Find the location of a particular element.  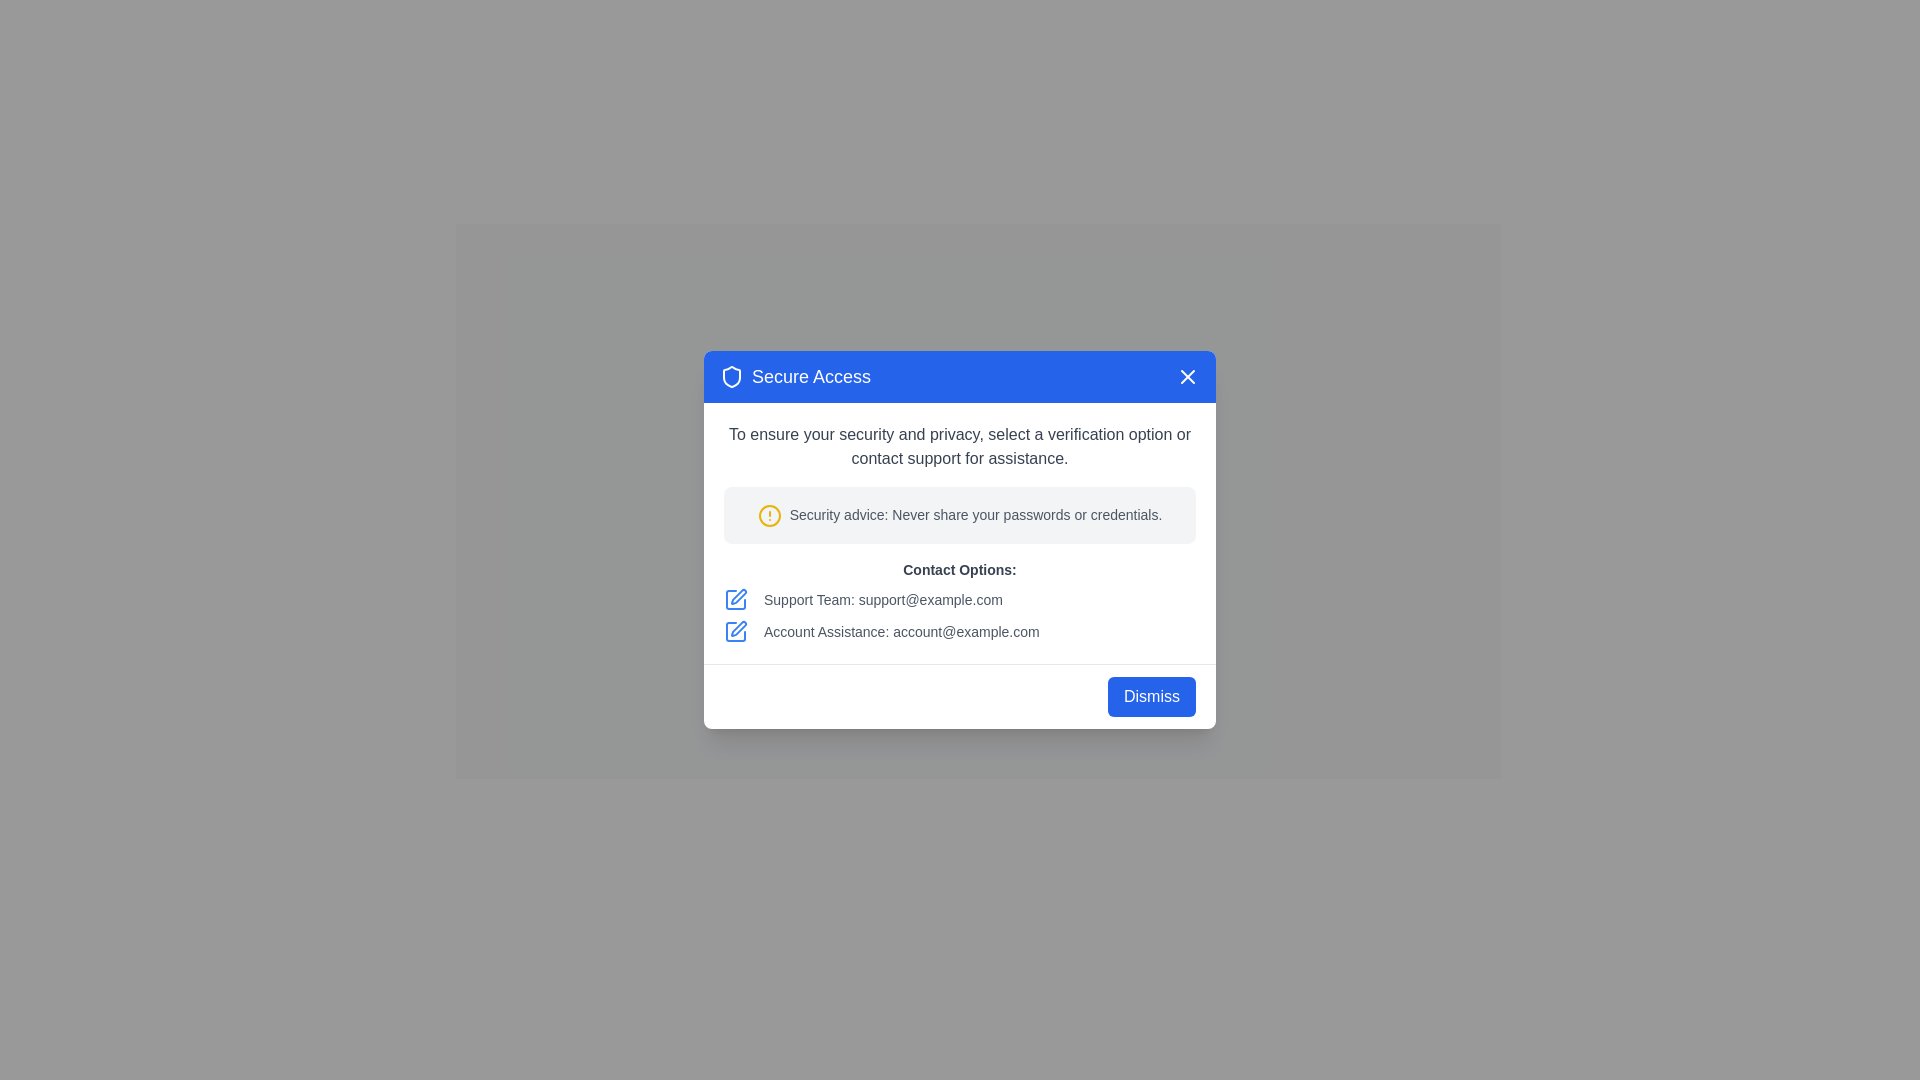

the security SVG icon located to the left of the 'Secure Access' text in the header of the modal dialog is located at coordinates (730, 377).